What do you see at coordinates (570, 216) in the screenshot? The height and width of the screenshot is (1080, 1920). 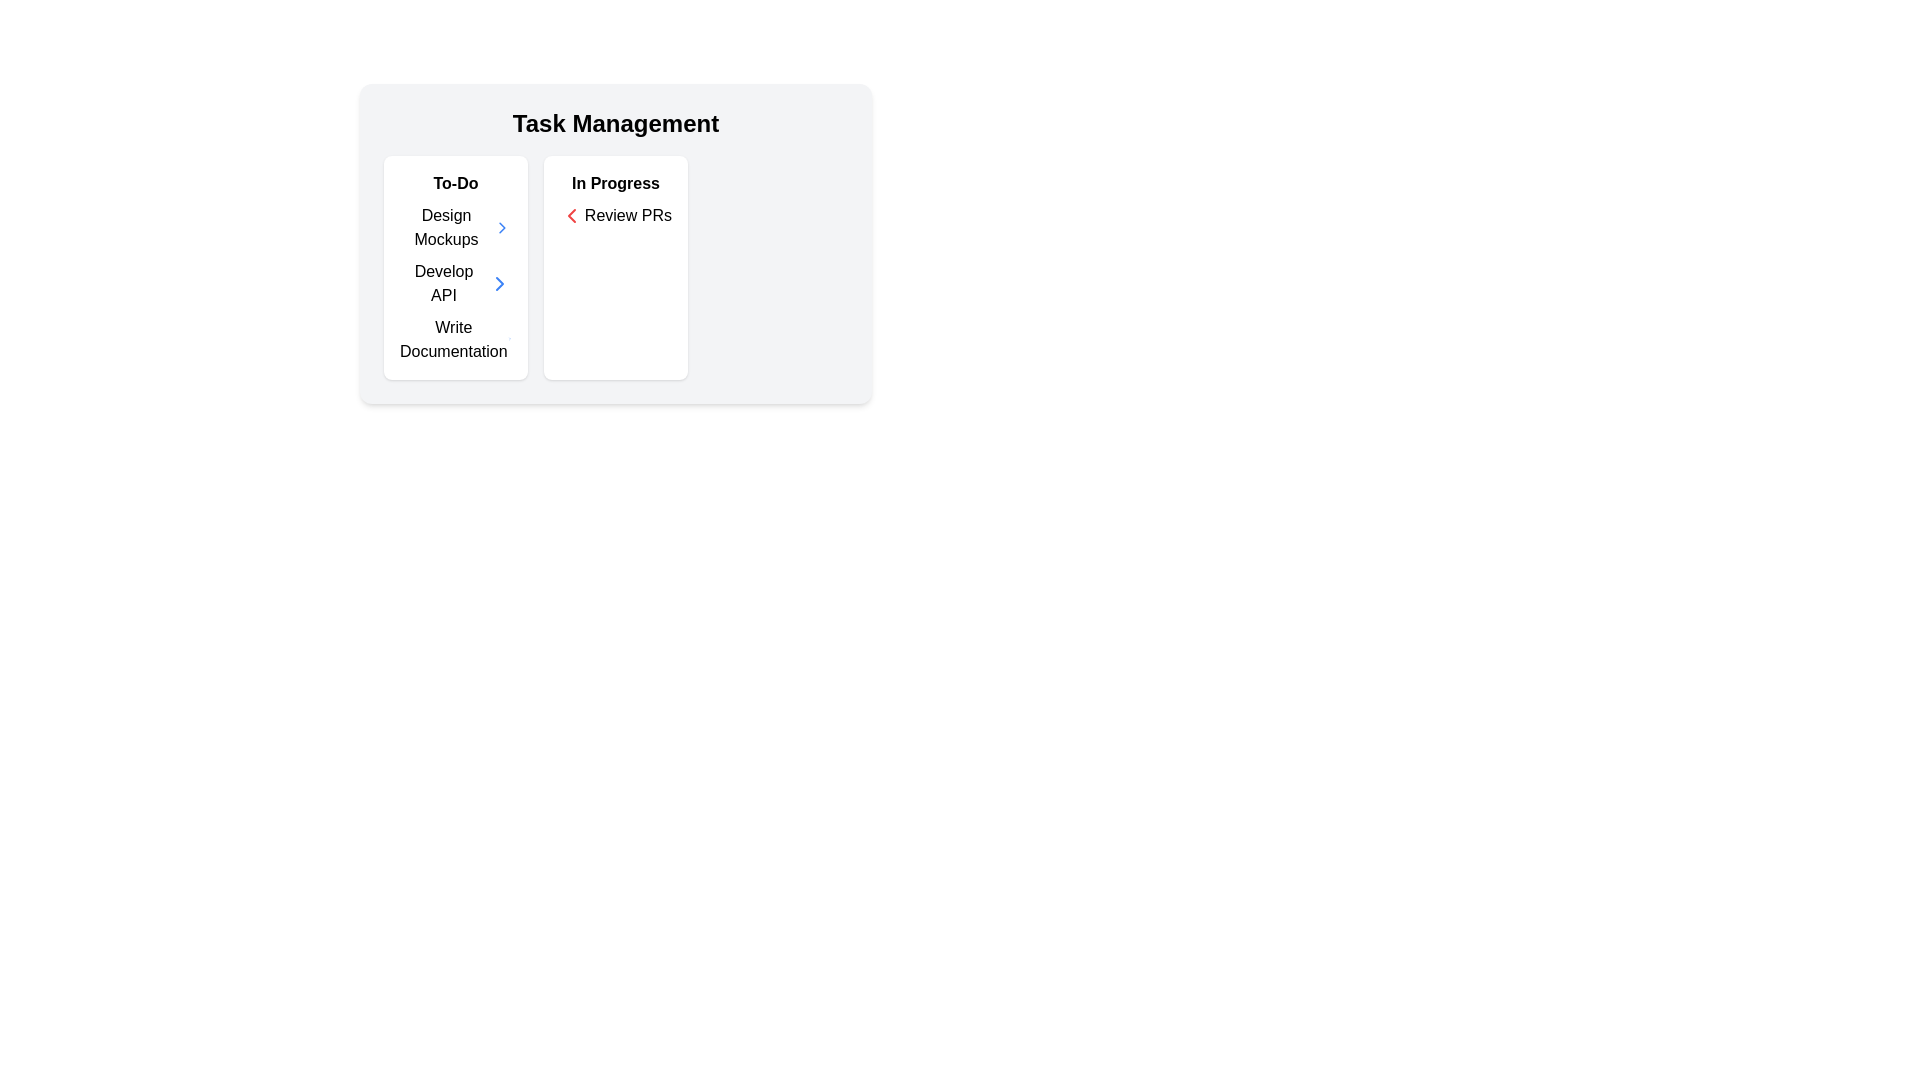 I see `the navigational button located at the leftmost position of the 'Review PRs' row header under the 'In Progress' category` at bounding box center [570, 216].